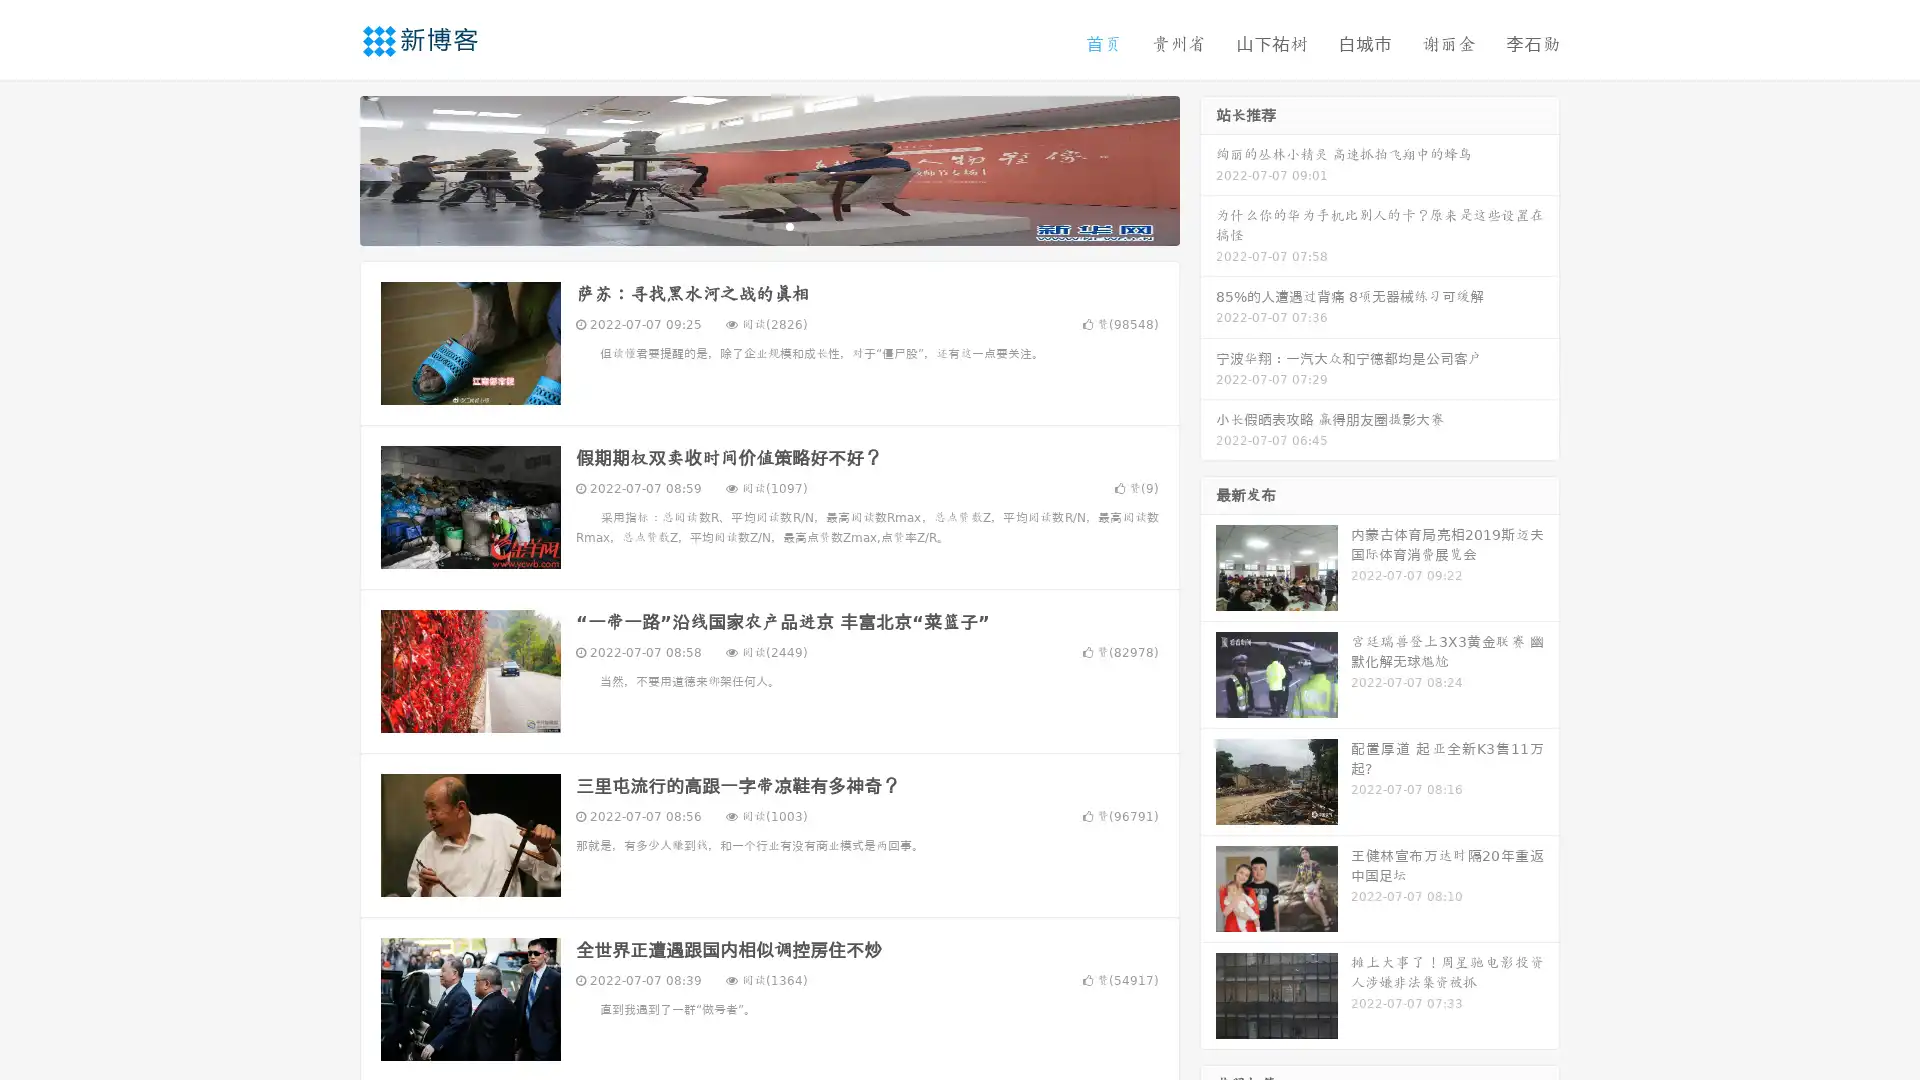  I want to click on Previous slide, so click(330, 168).